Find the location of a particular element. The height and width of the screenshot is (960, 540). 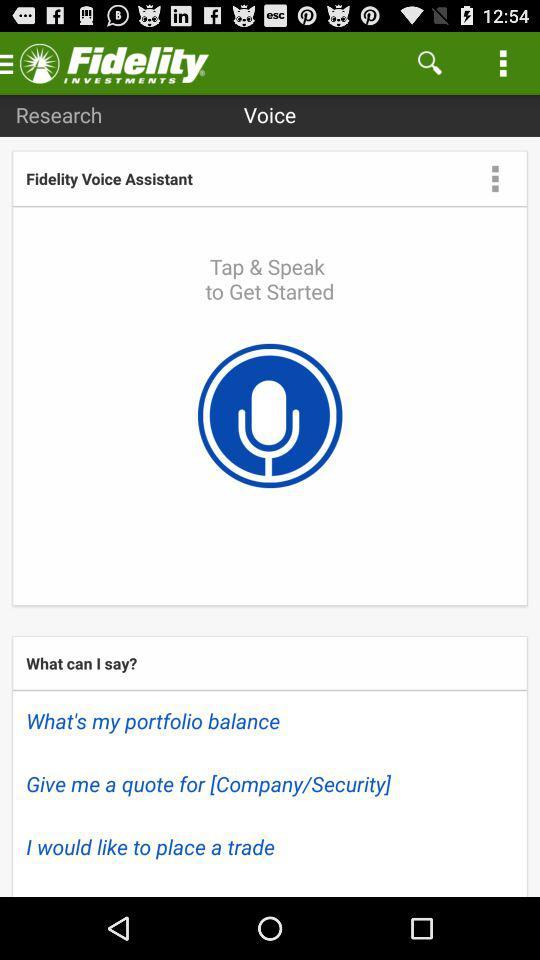

app next to the fidelity voice assistant icon is located at coordinates (494, 177).